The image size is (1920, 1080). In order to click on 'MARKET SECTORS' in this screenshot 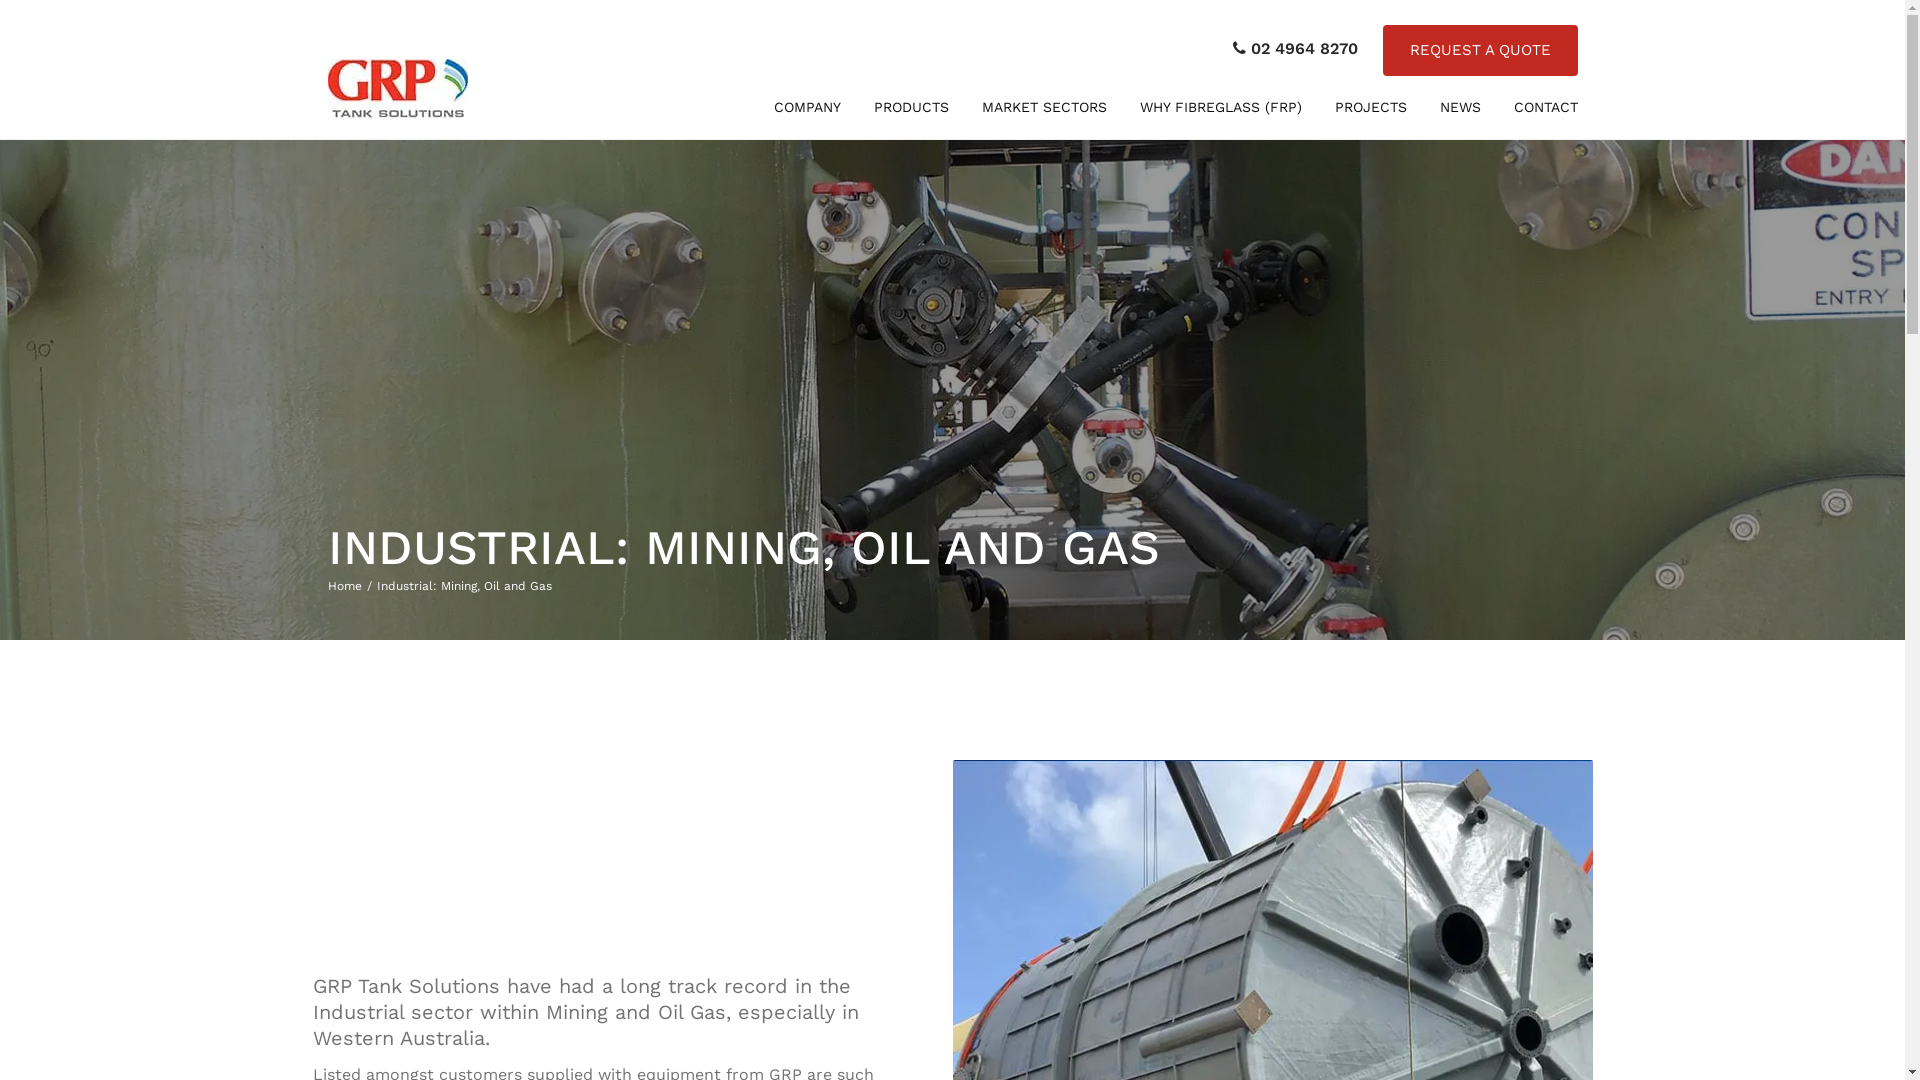, I will do `click(1043, 107)`.